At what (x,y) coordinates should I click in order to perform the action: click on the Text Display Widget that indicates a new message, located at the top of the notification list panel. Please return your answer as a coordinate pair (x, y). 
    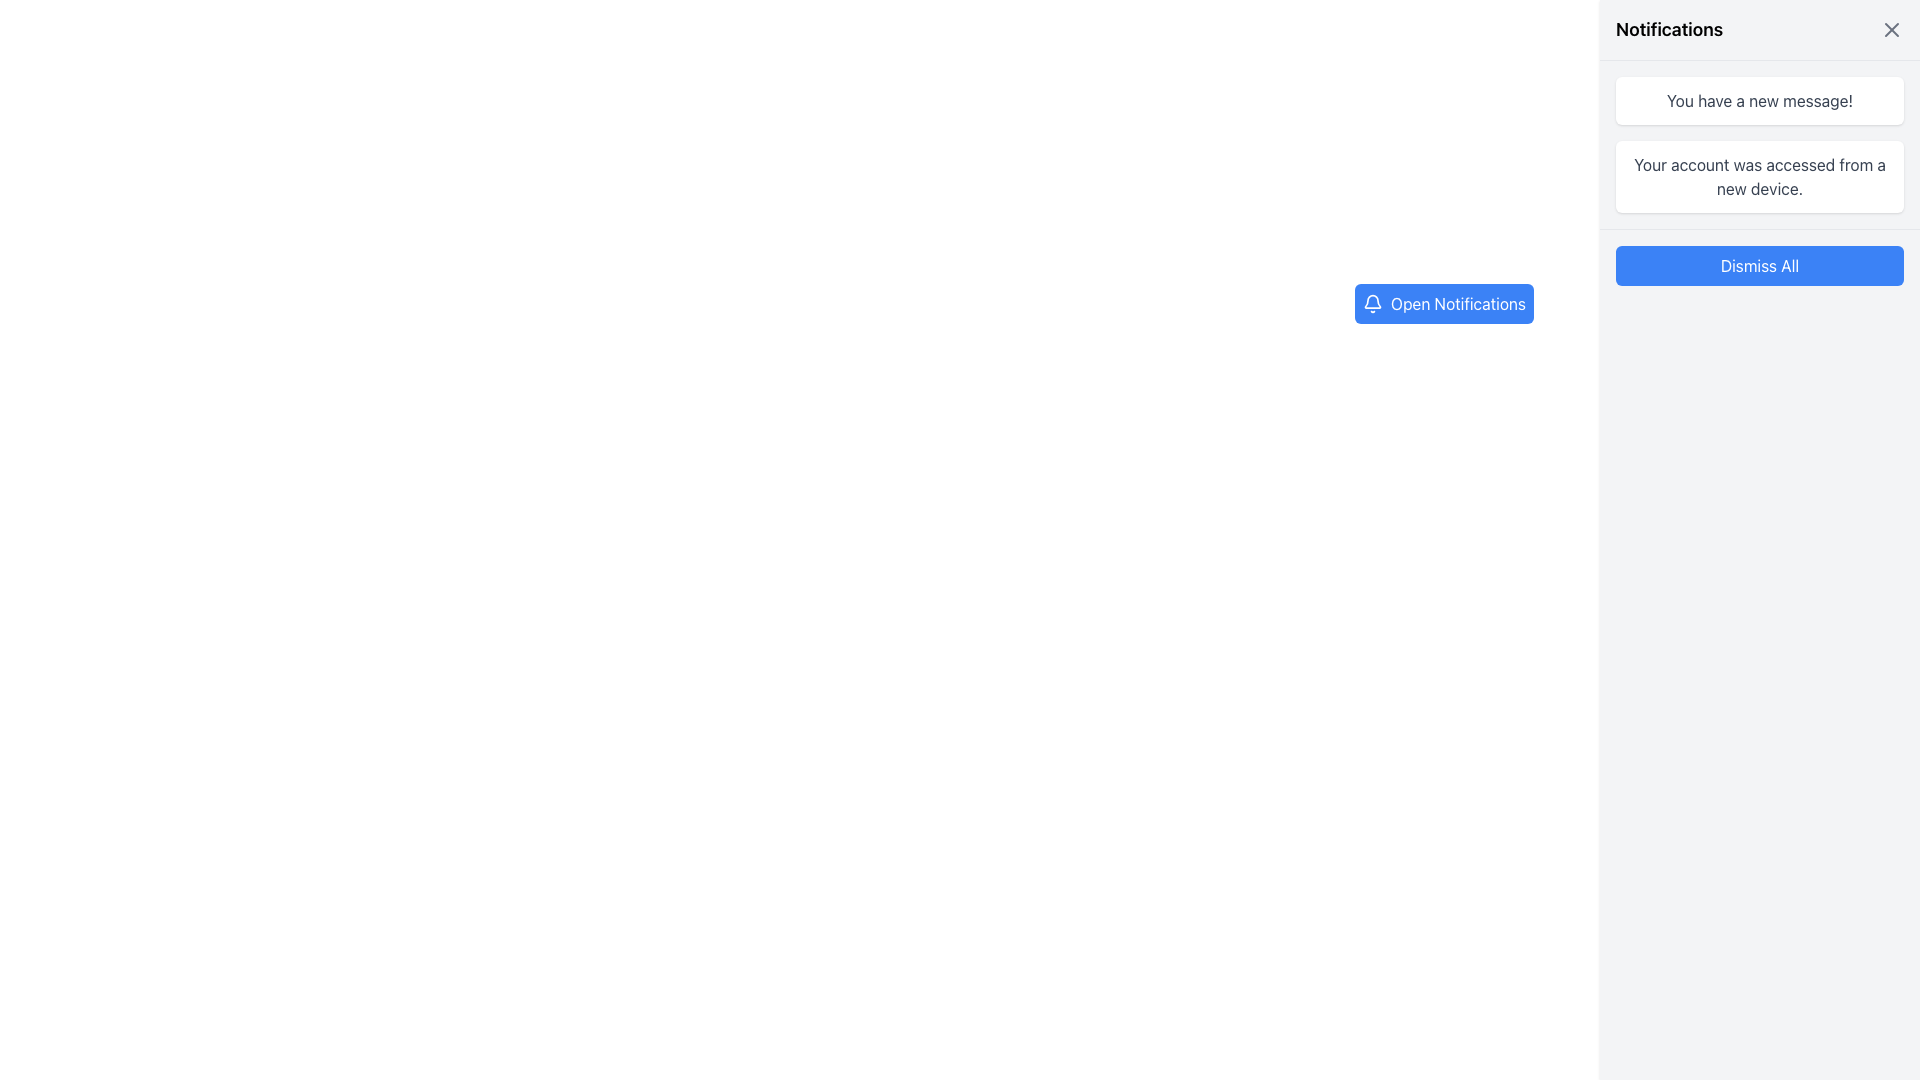
    Looking at the image, I should click on (1760, 100).